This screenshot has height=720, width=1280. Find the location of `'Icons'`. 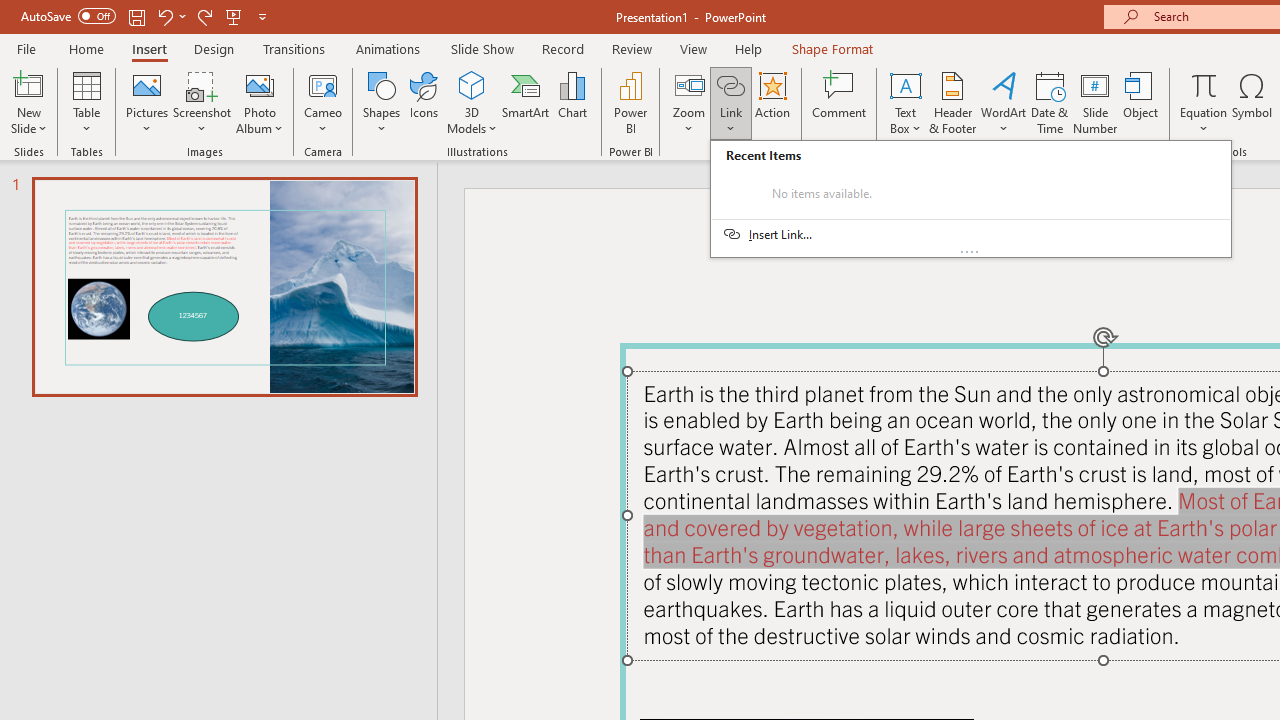

'Icons' is located at coordinates (423, 103).